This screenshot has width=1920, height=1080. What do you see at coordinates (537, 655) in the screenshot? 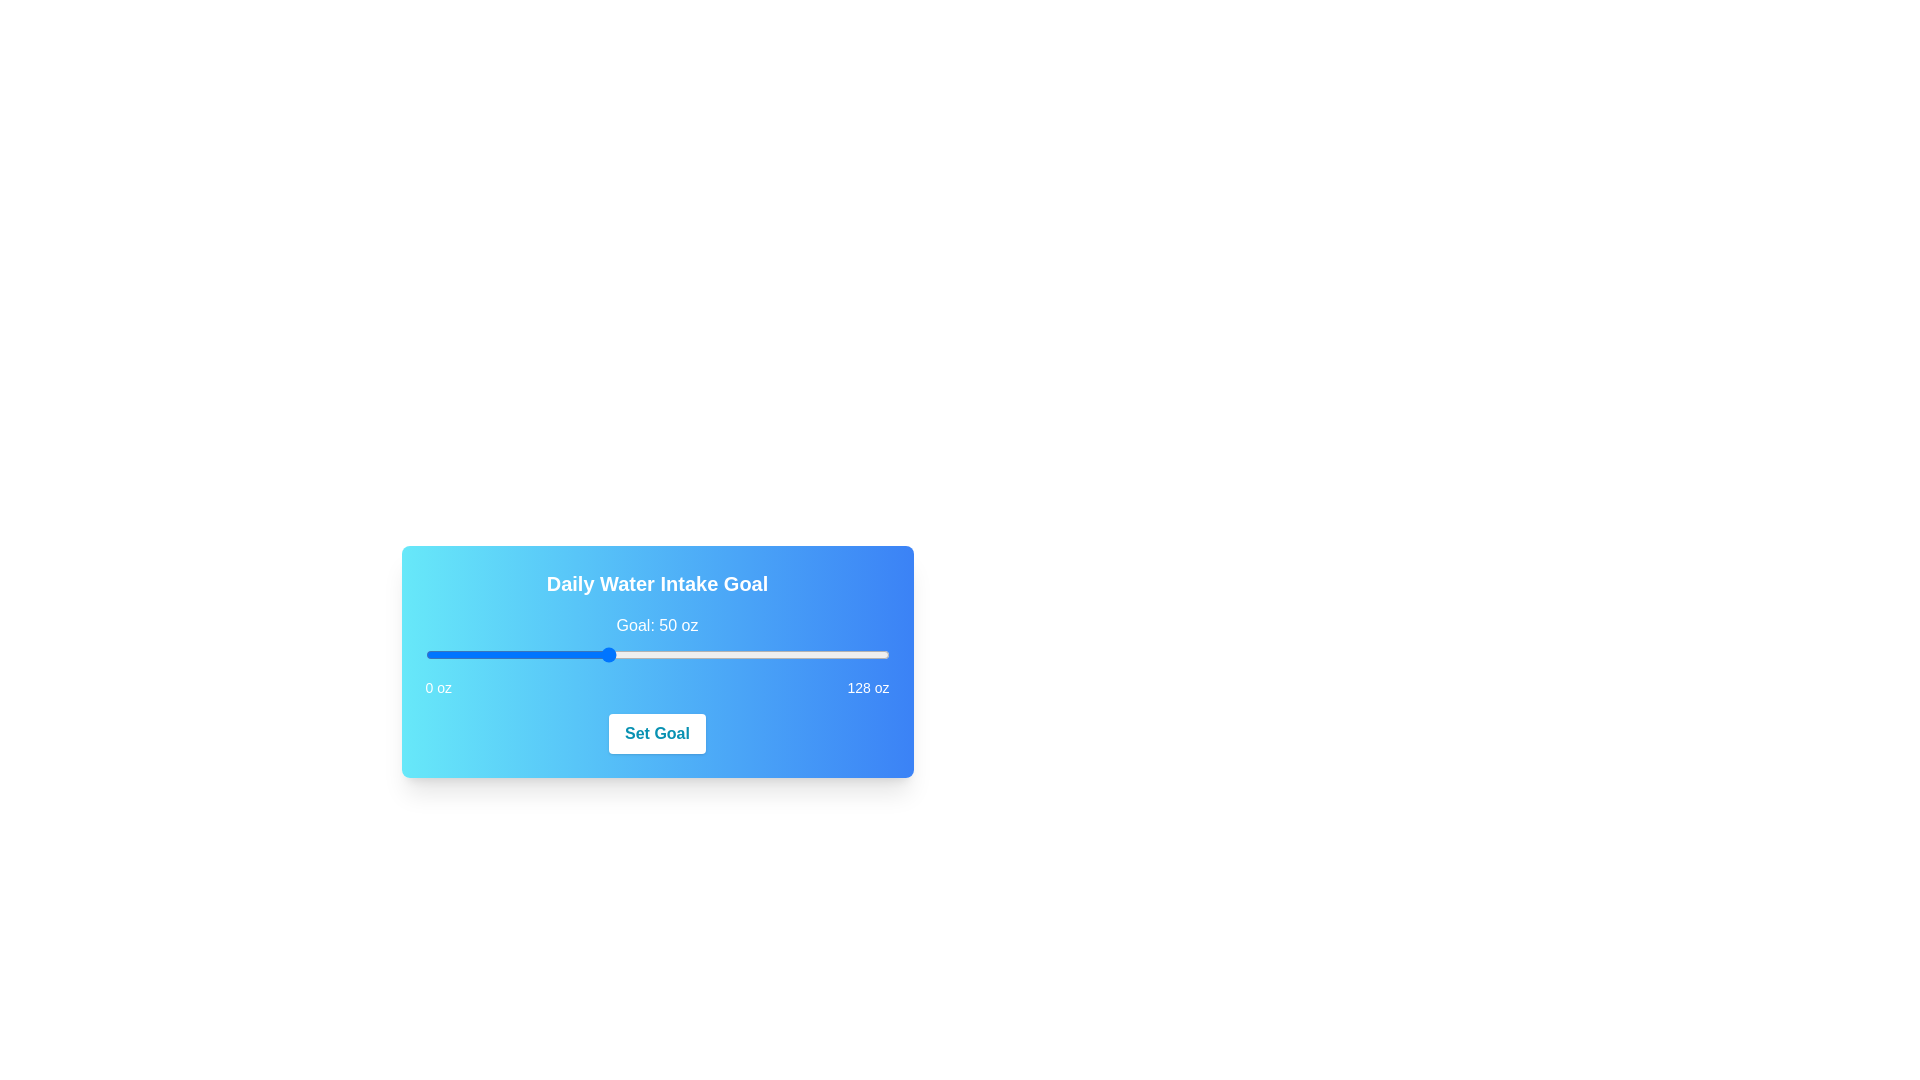
I see `the slider to set the value to 31 oz` at bounding box center [537, 655].